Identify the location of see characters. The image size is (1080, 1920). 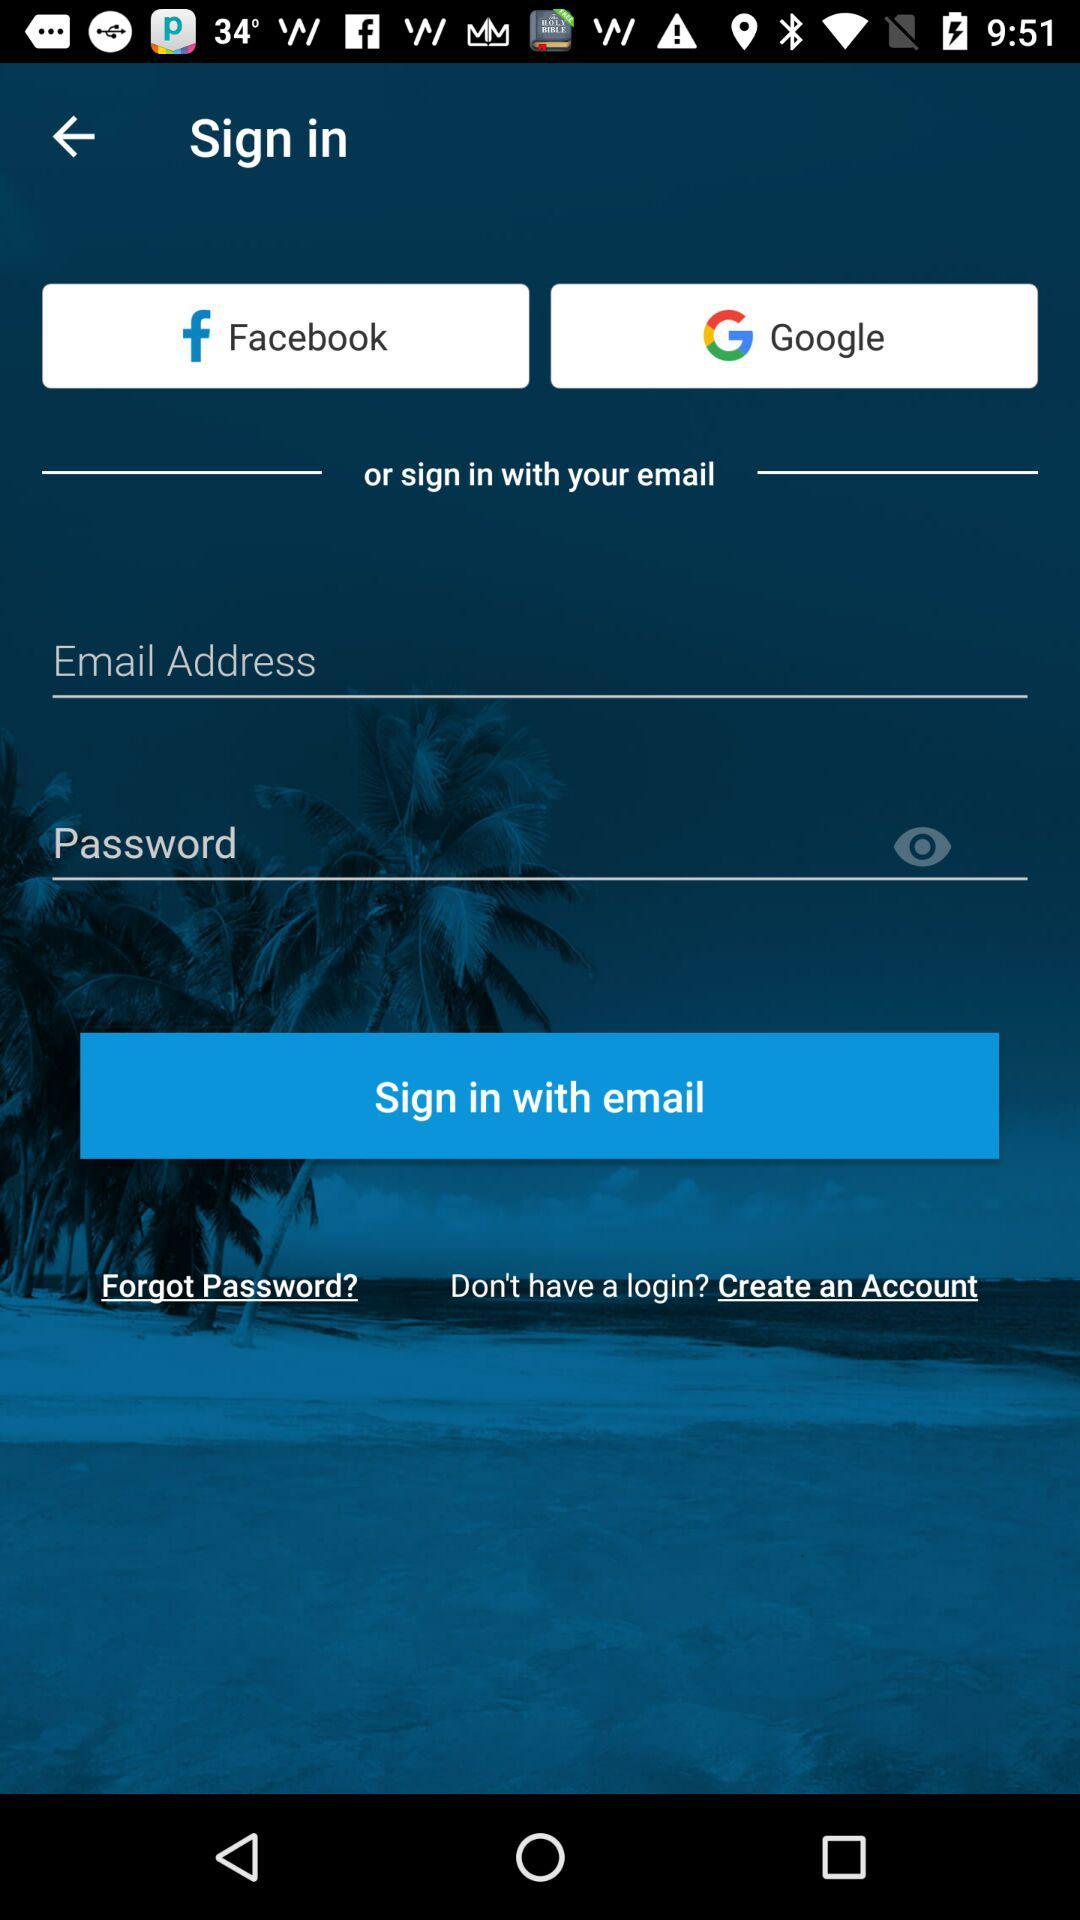
(958, 847).